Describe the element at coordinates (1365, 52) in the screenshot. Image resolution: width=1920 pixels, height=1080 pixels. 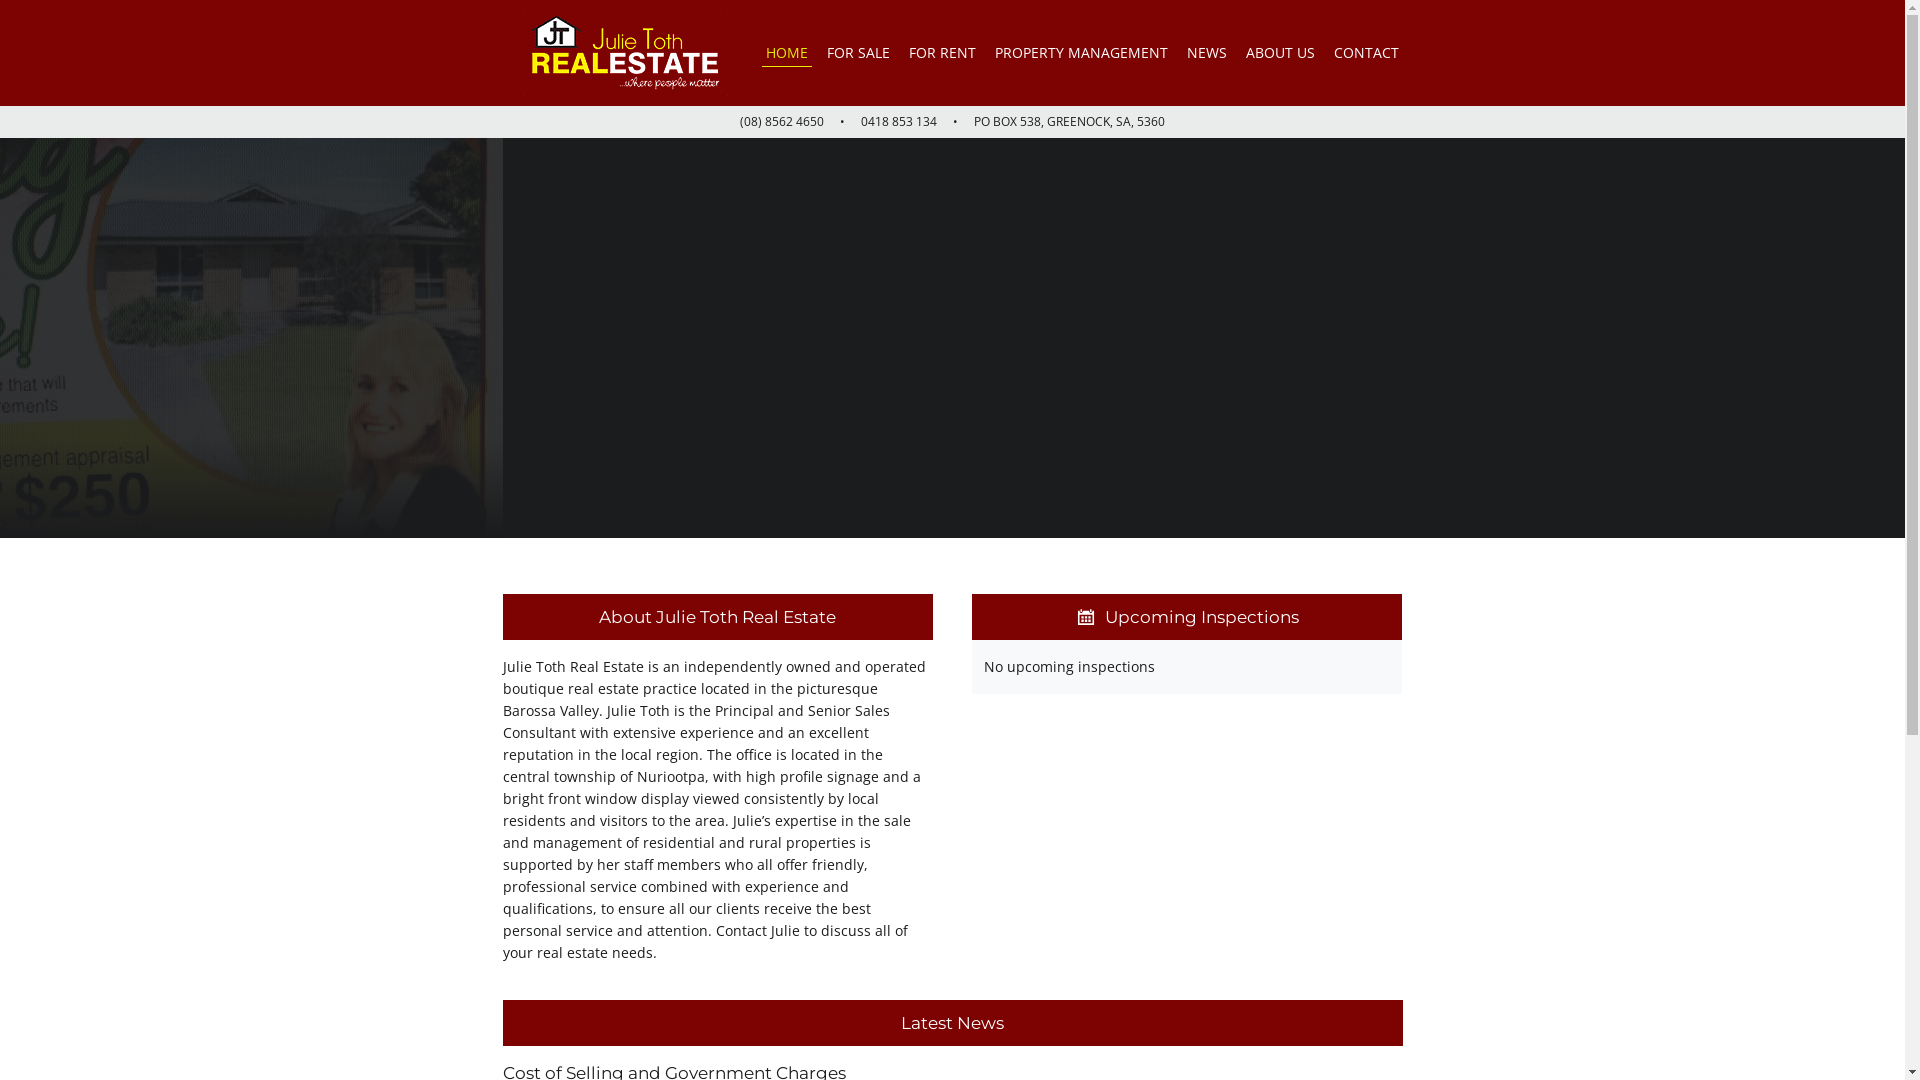
I see `'CONTACT'` at that location.